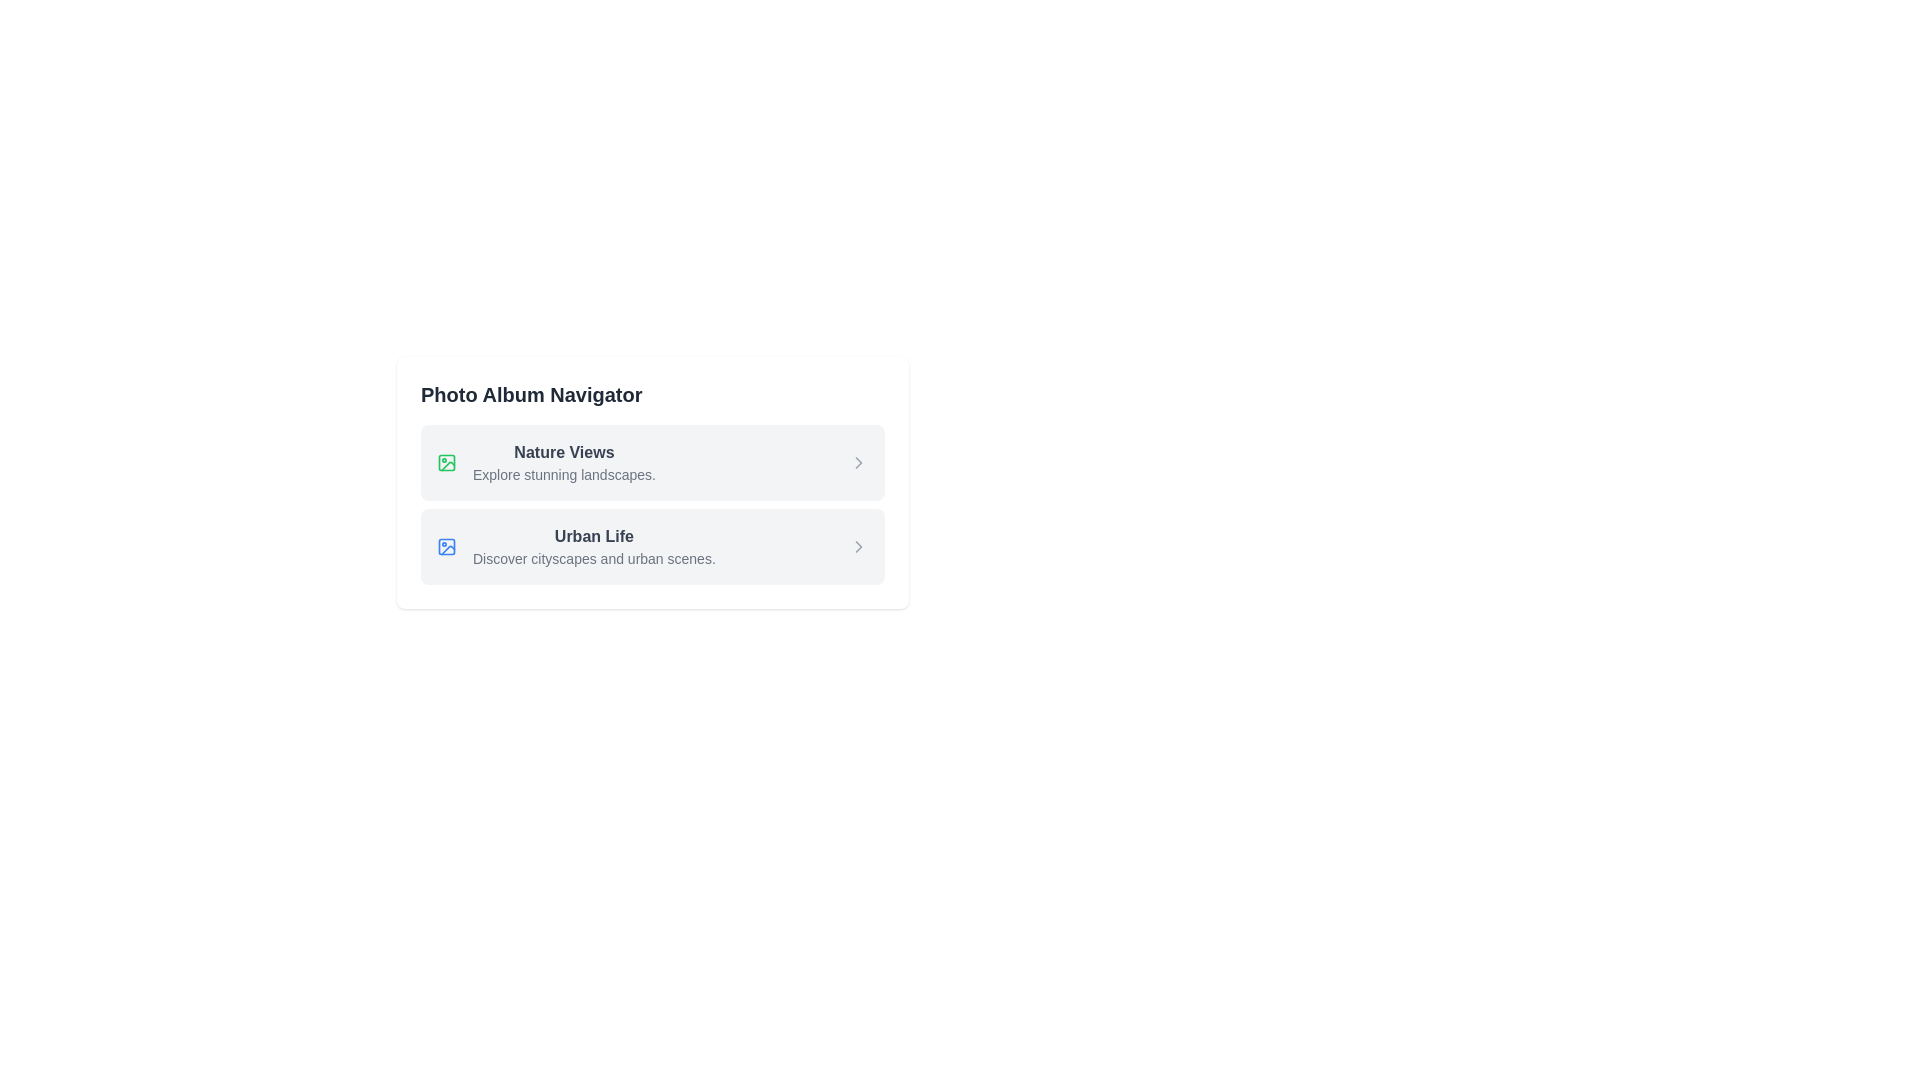 The width and height of the screenshot is (1920, 1080). I want to click on the 'Urban Life' button-like navigational item, so click(652, 547).